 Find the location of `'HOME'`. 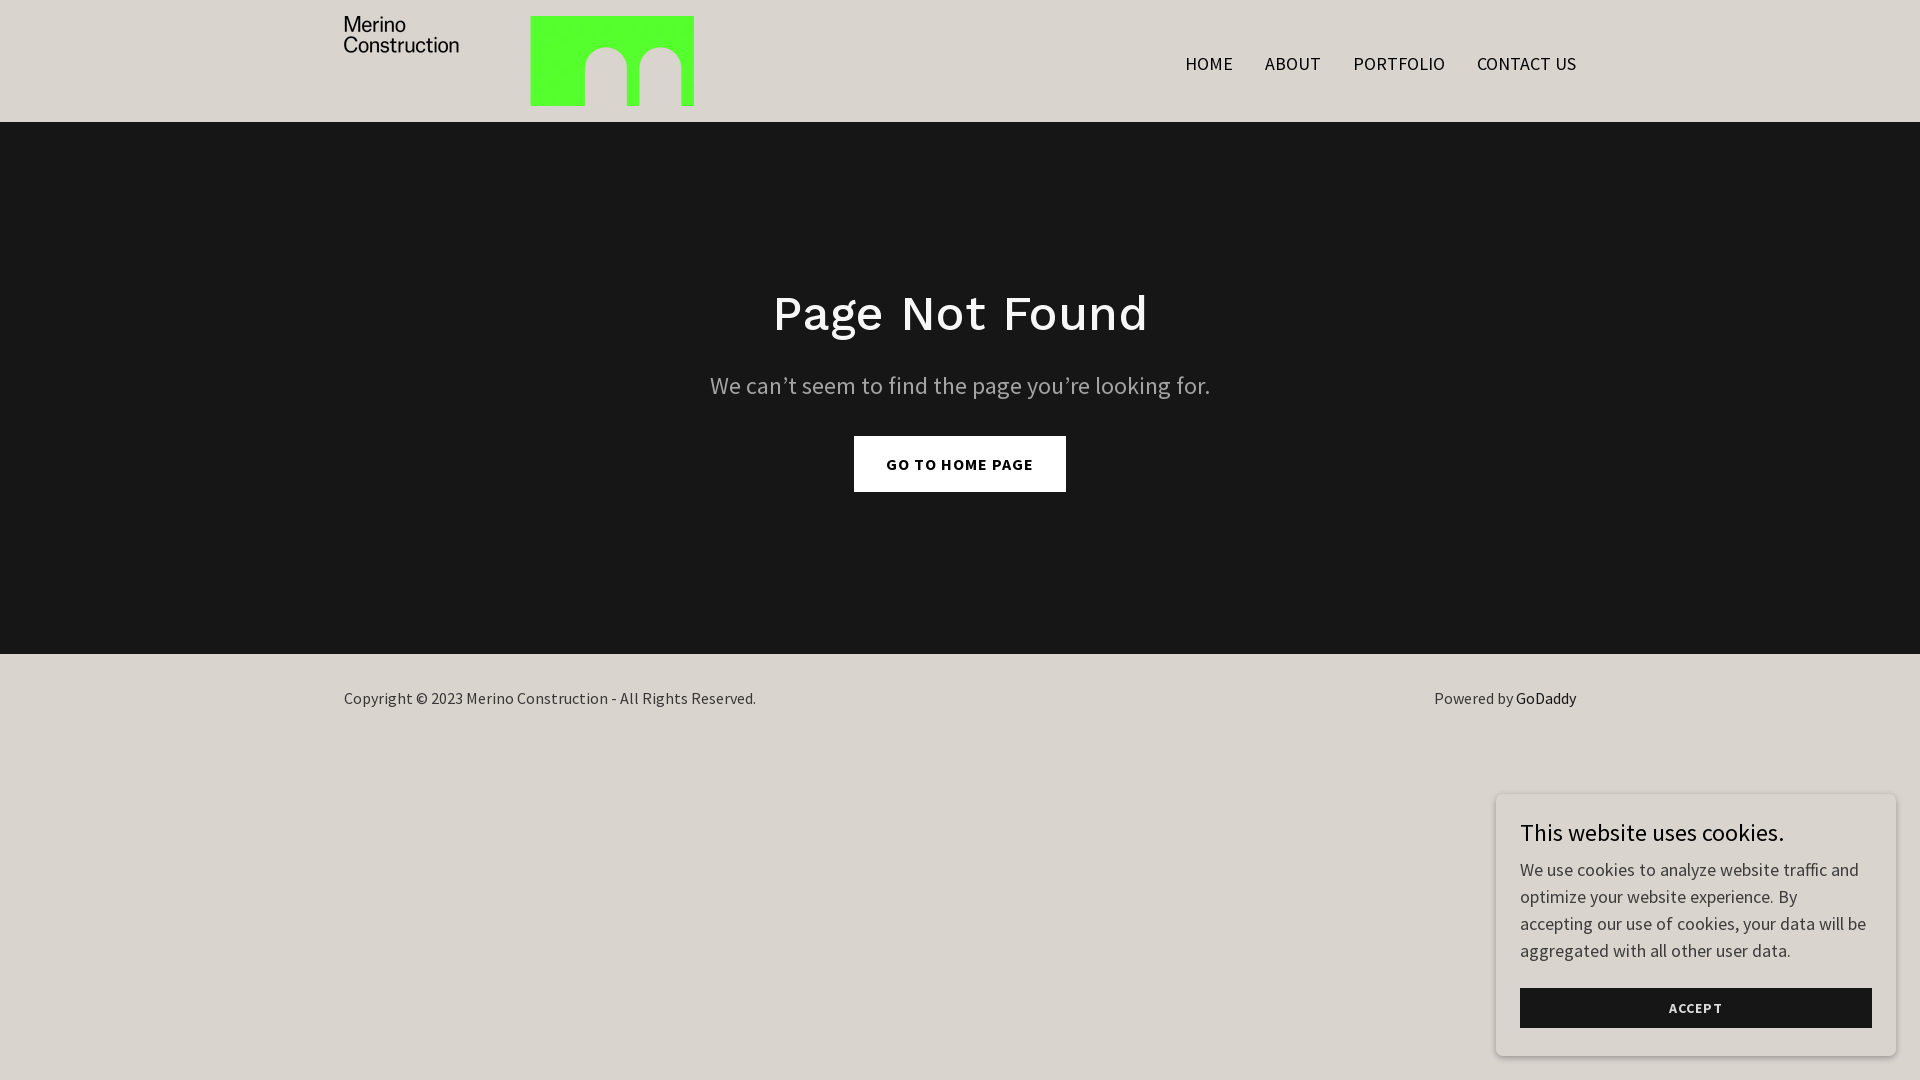

'HOME' is located at coordinates (1208, 63).